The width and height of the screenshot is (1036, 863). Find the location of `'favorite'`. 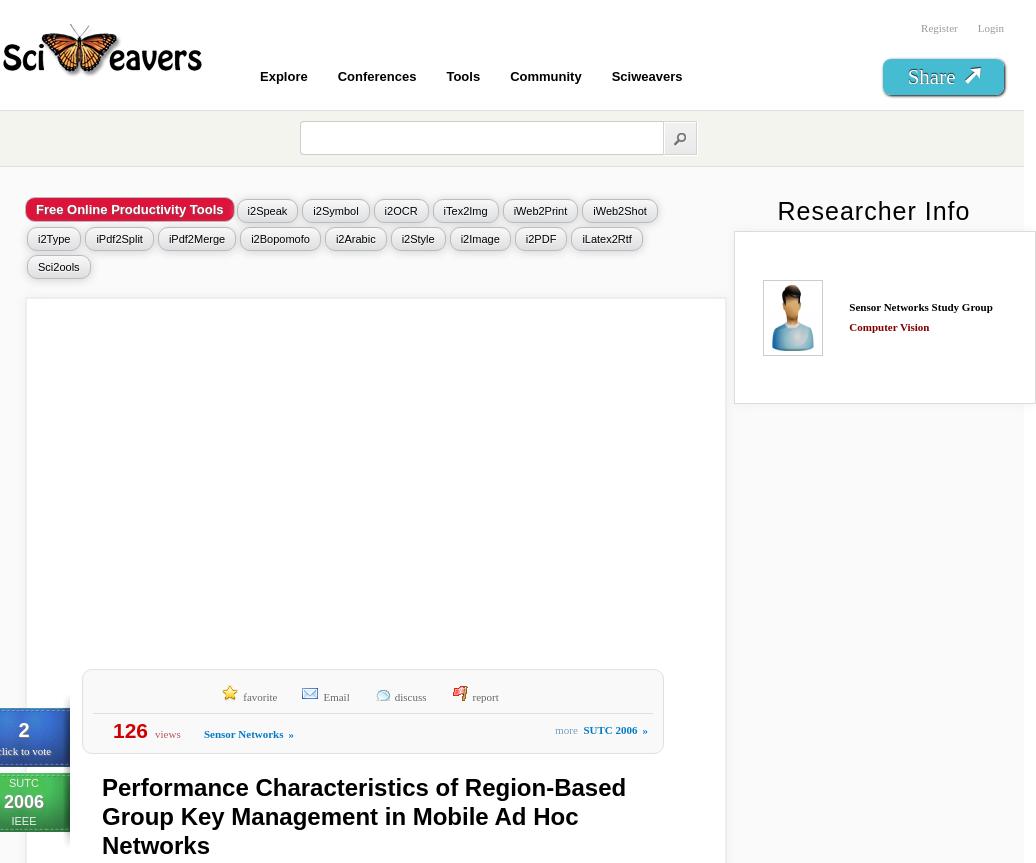

'favorite' is located at coordinates (243, 696).